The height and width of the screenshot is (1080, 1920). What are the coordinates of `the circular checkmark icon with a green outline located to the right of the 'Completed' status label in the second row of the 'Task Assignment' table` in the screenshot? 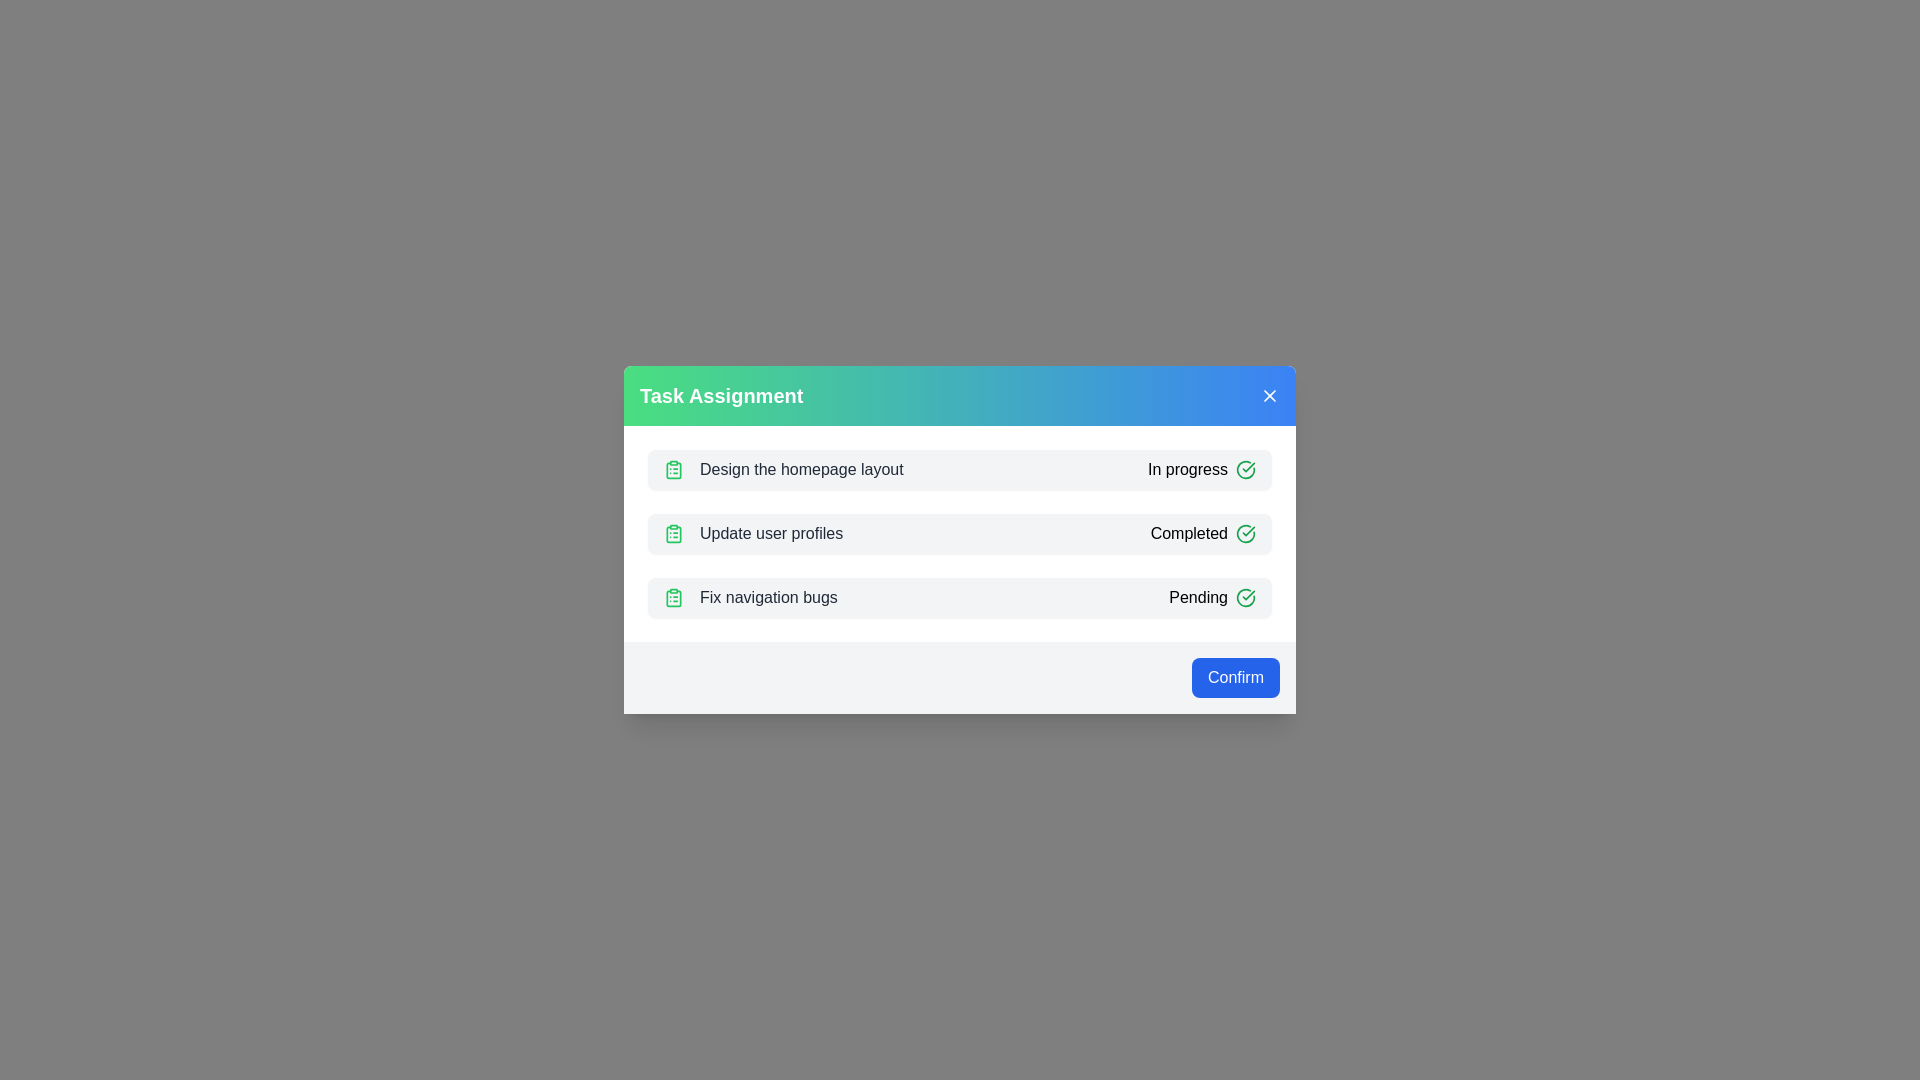 It's located at (1245, 532).